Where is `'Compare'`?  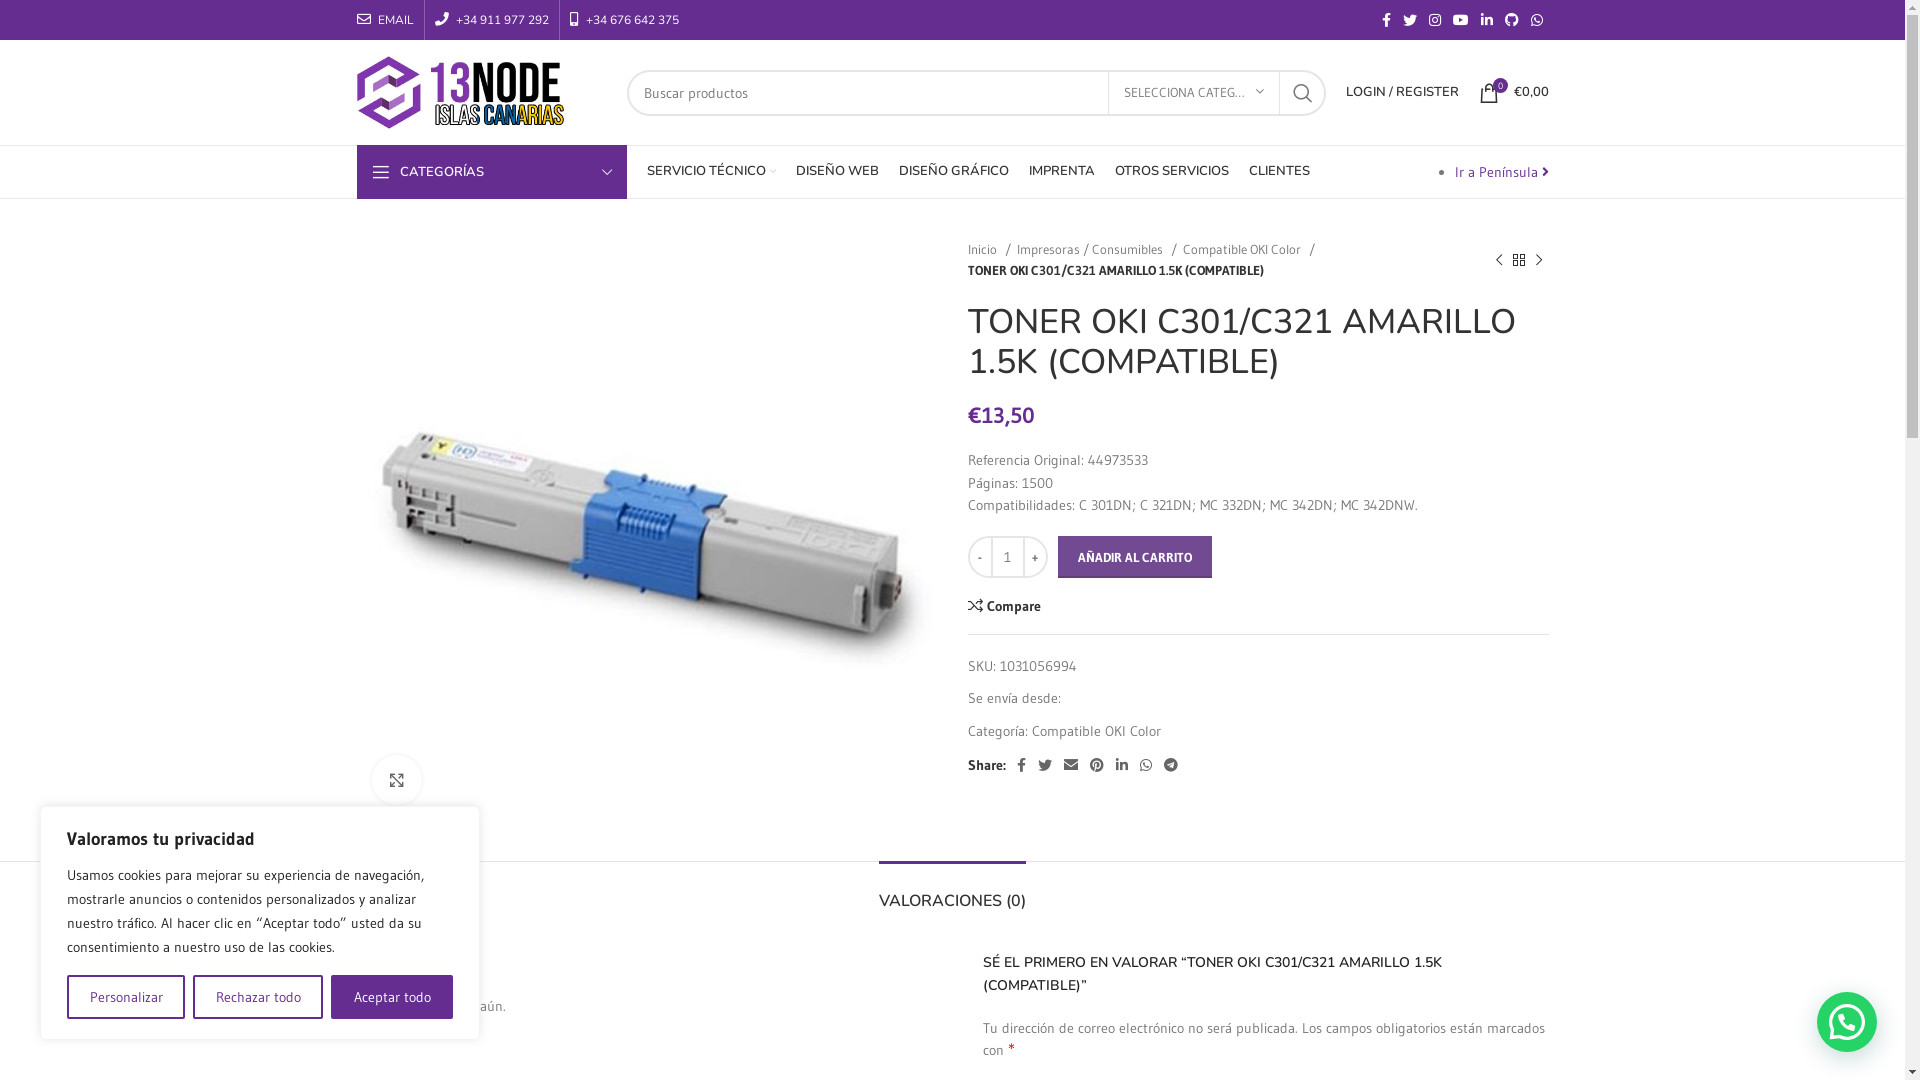 'Compare' is located at coordinates (1004, 604).